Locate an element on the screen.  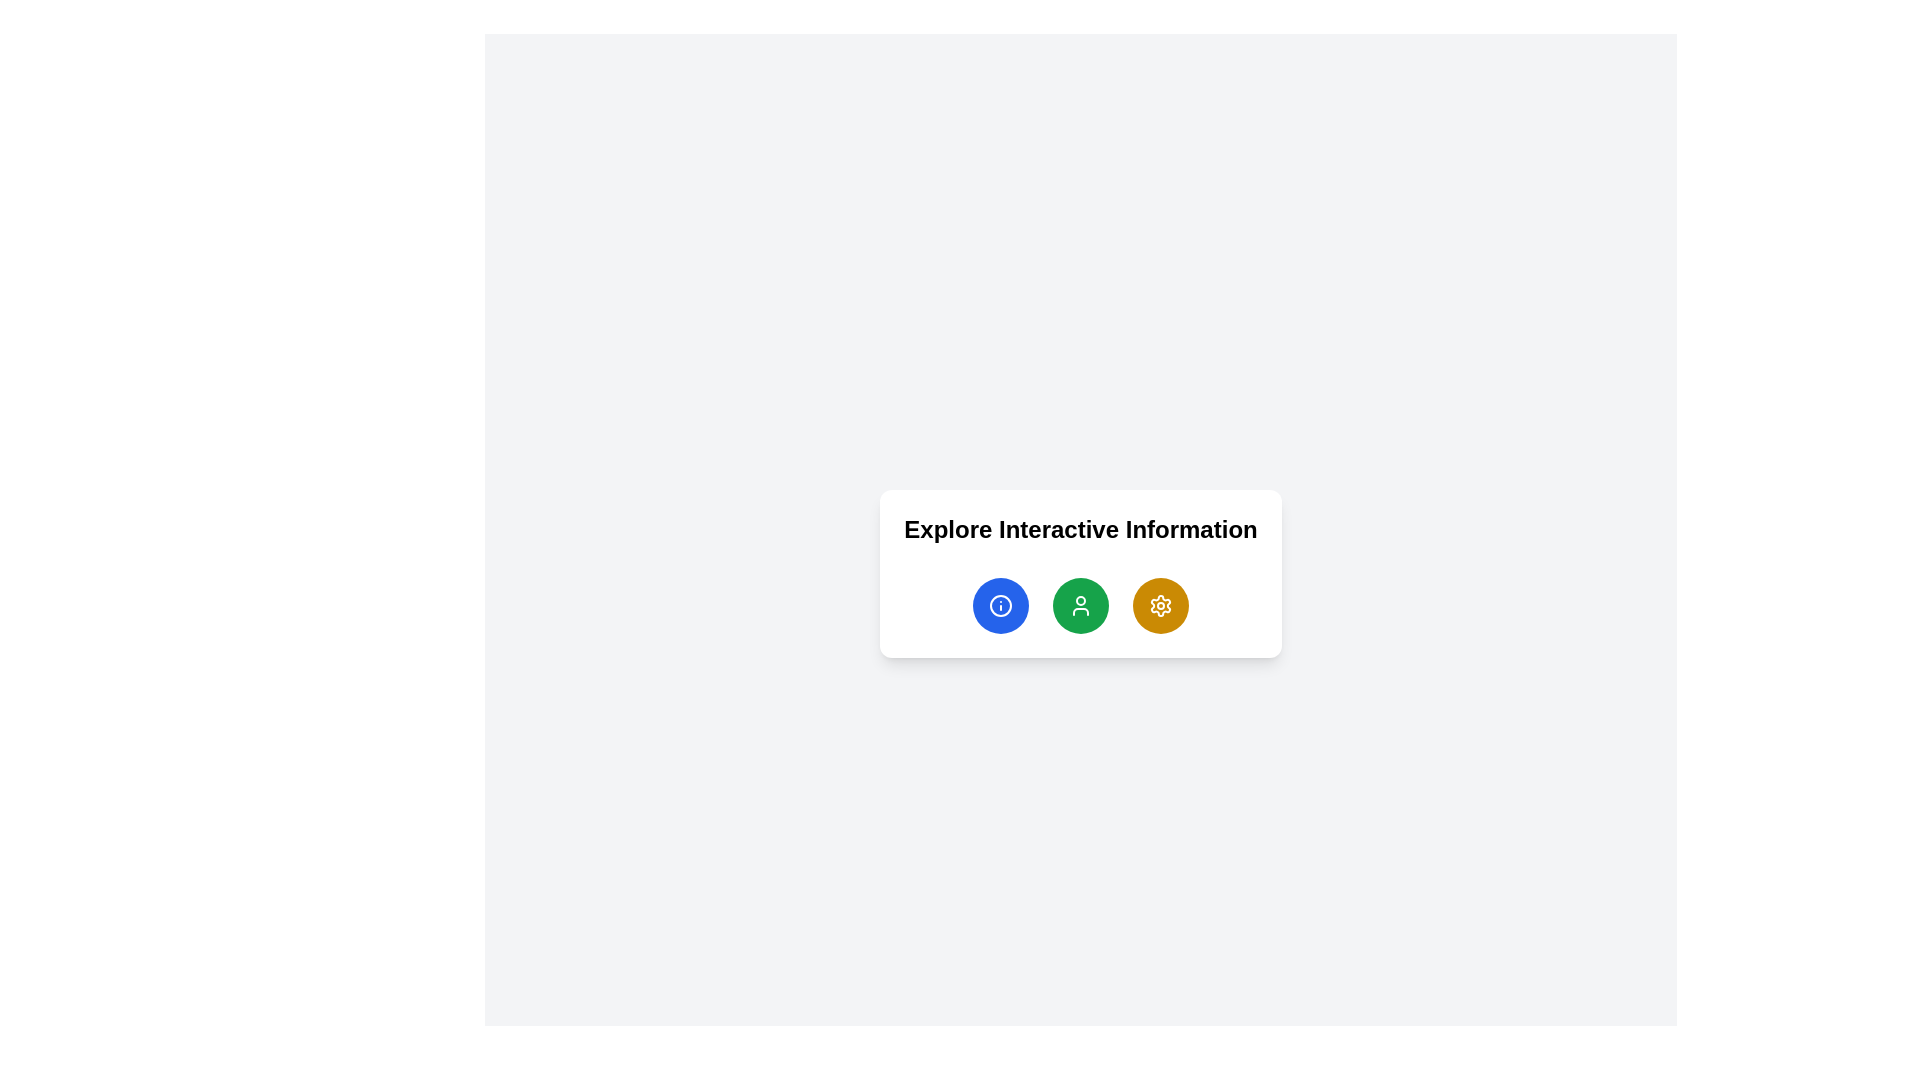
the gear icon, which is the rightmost icon in a group of three is located at coordinates (1161, 604).